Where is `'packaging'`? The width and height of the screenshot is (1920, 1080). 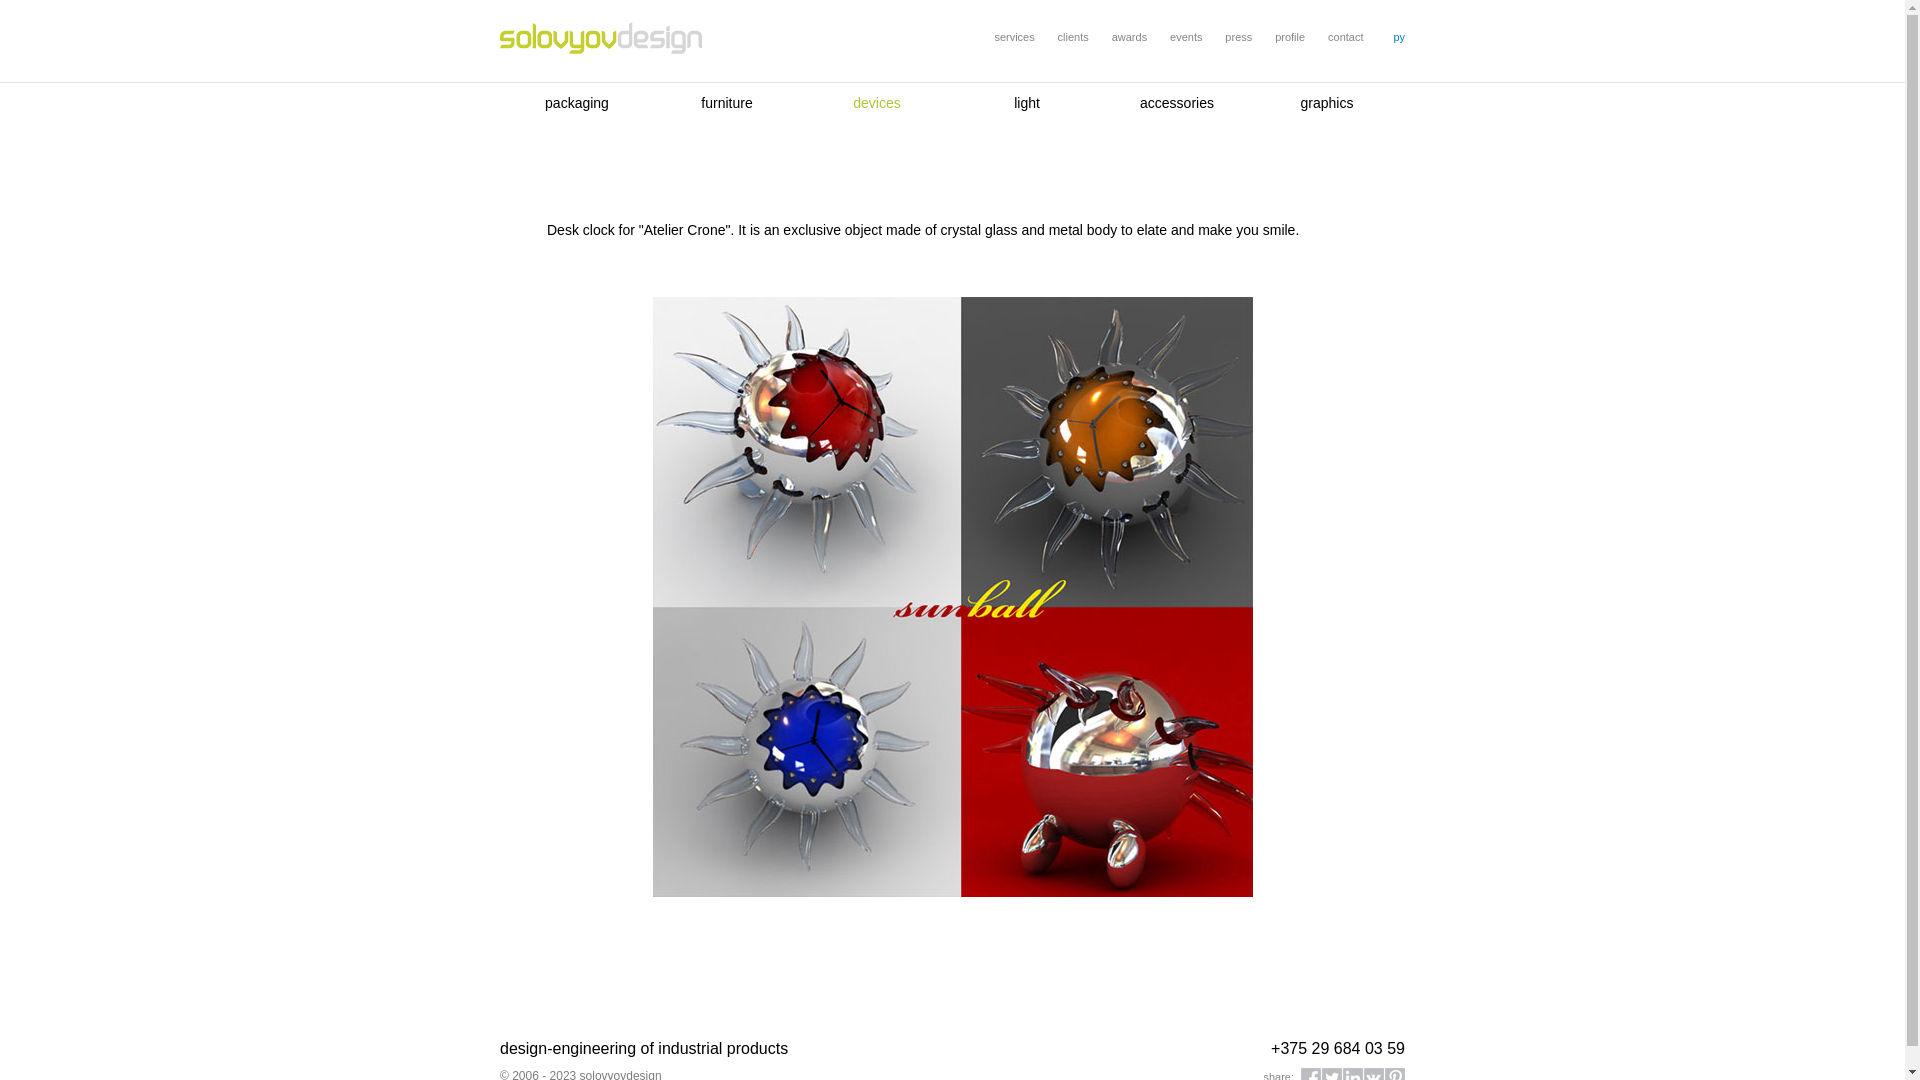
'packaging' is located at coordinates (575, 103).